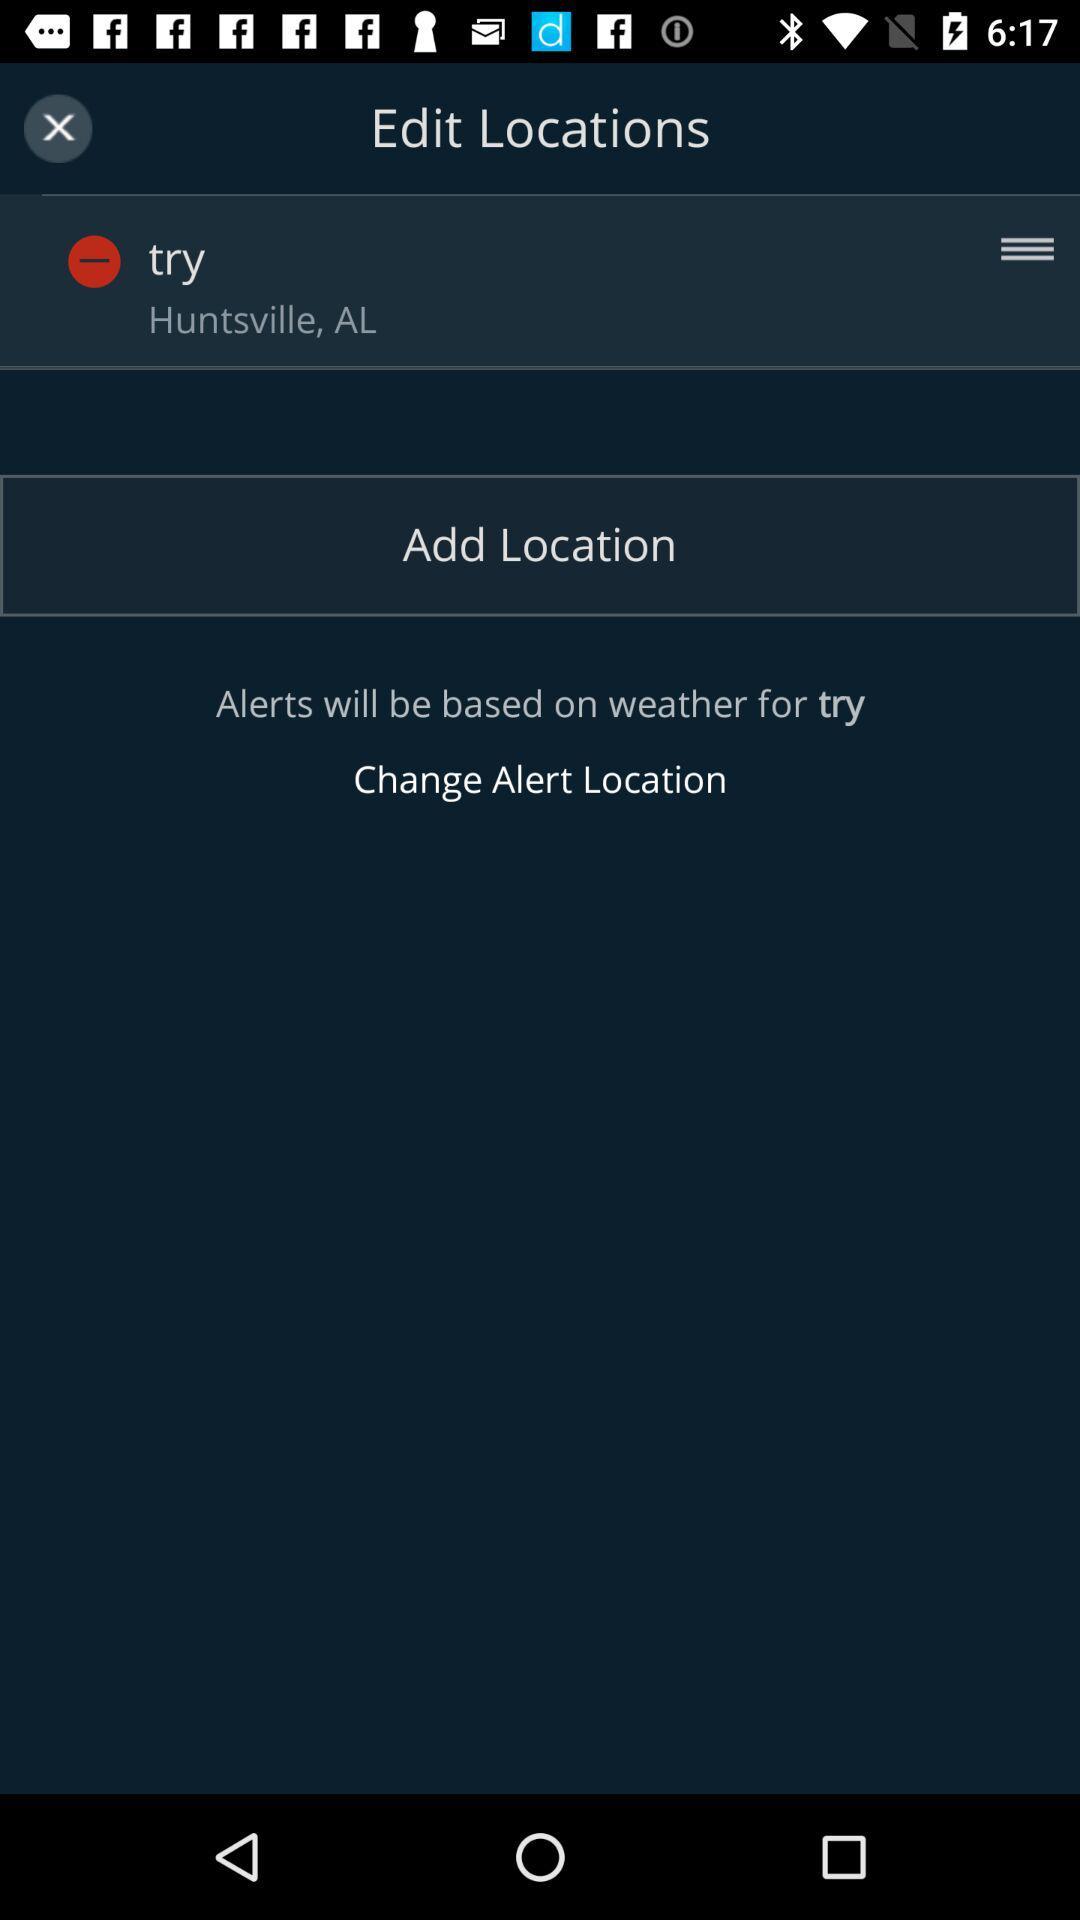  What do you see at coordinates (94, 260) in the screenshot?
I see `remove` at bounding box center [94, 260].